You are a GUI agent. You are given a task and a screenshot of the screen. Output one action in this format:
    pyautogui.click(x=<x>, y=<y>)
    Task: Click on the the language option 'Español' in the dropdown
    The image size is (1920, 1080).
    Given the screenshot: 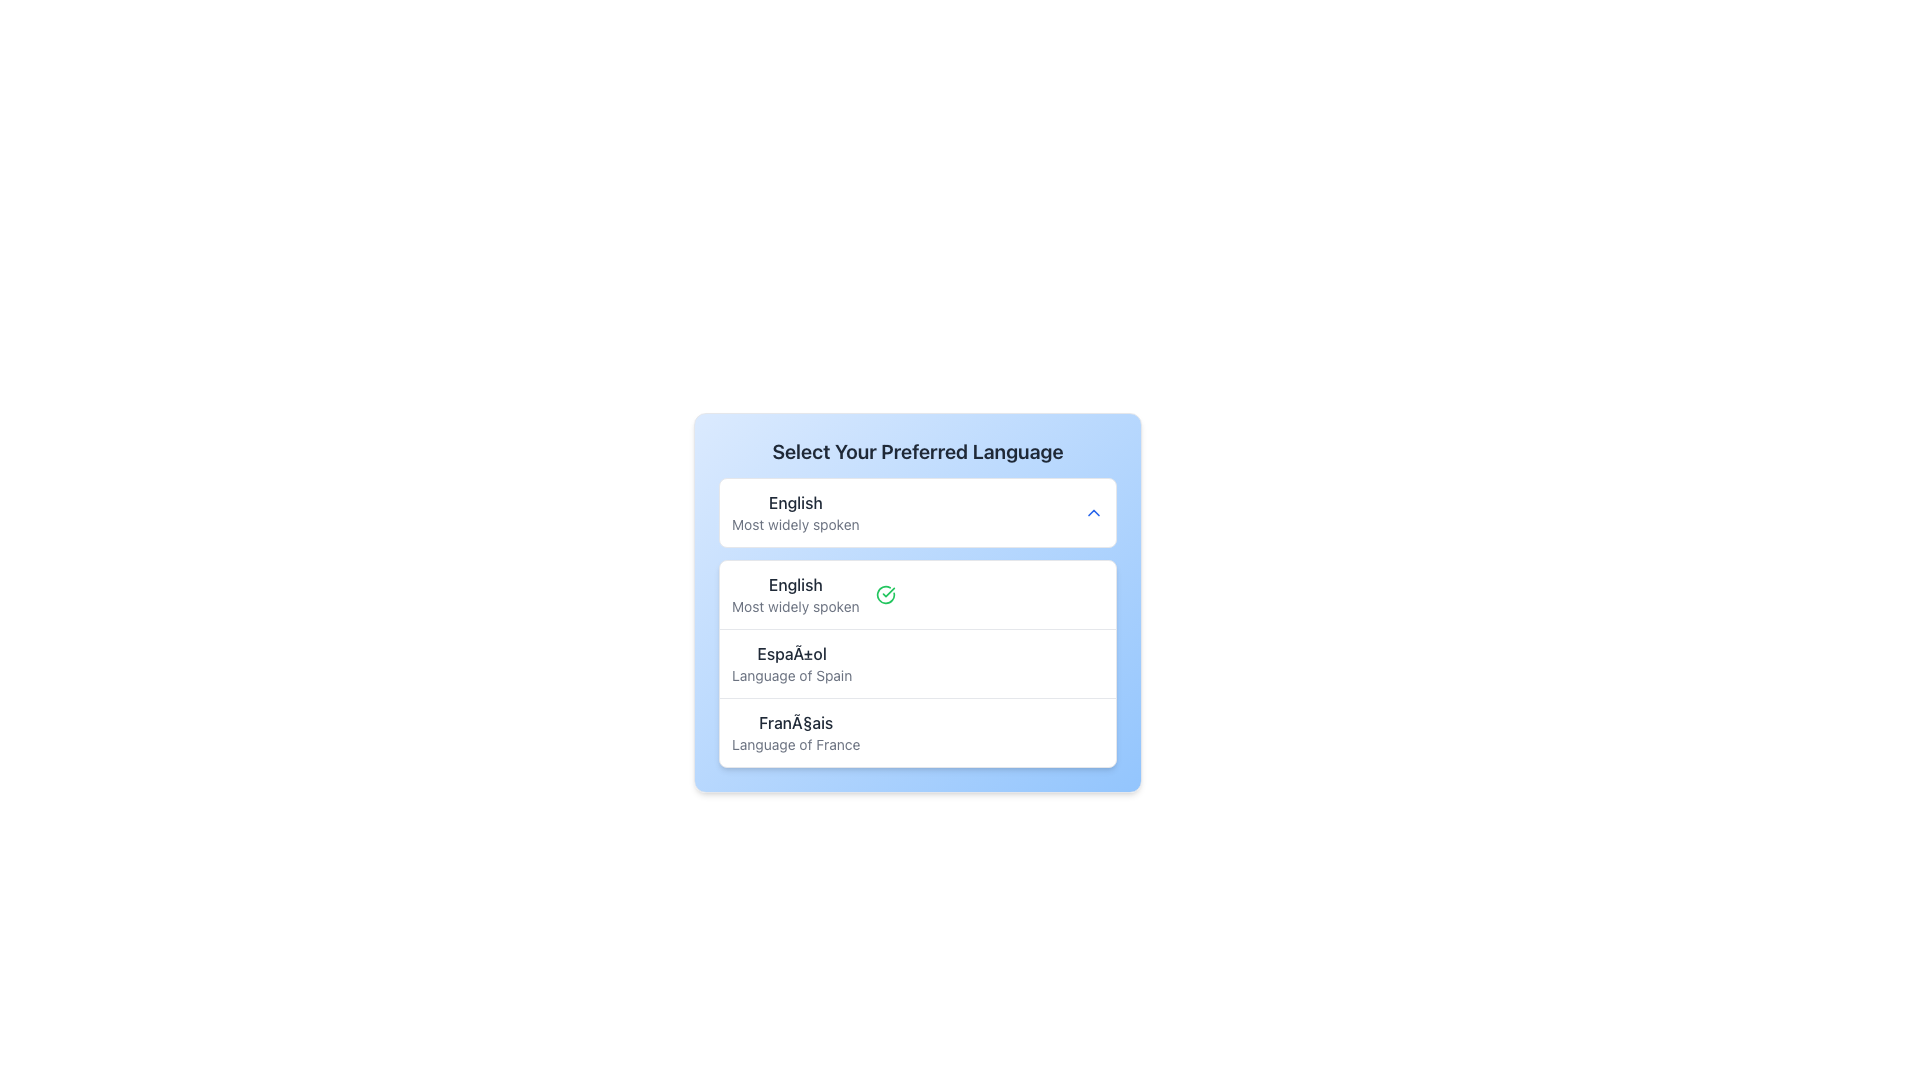 What is the action you would take?
    pyautogui.click(x=791, y=663)
    